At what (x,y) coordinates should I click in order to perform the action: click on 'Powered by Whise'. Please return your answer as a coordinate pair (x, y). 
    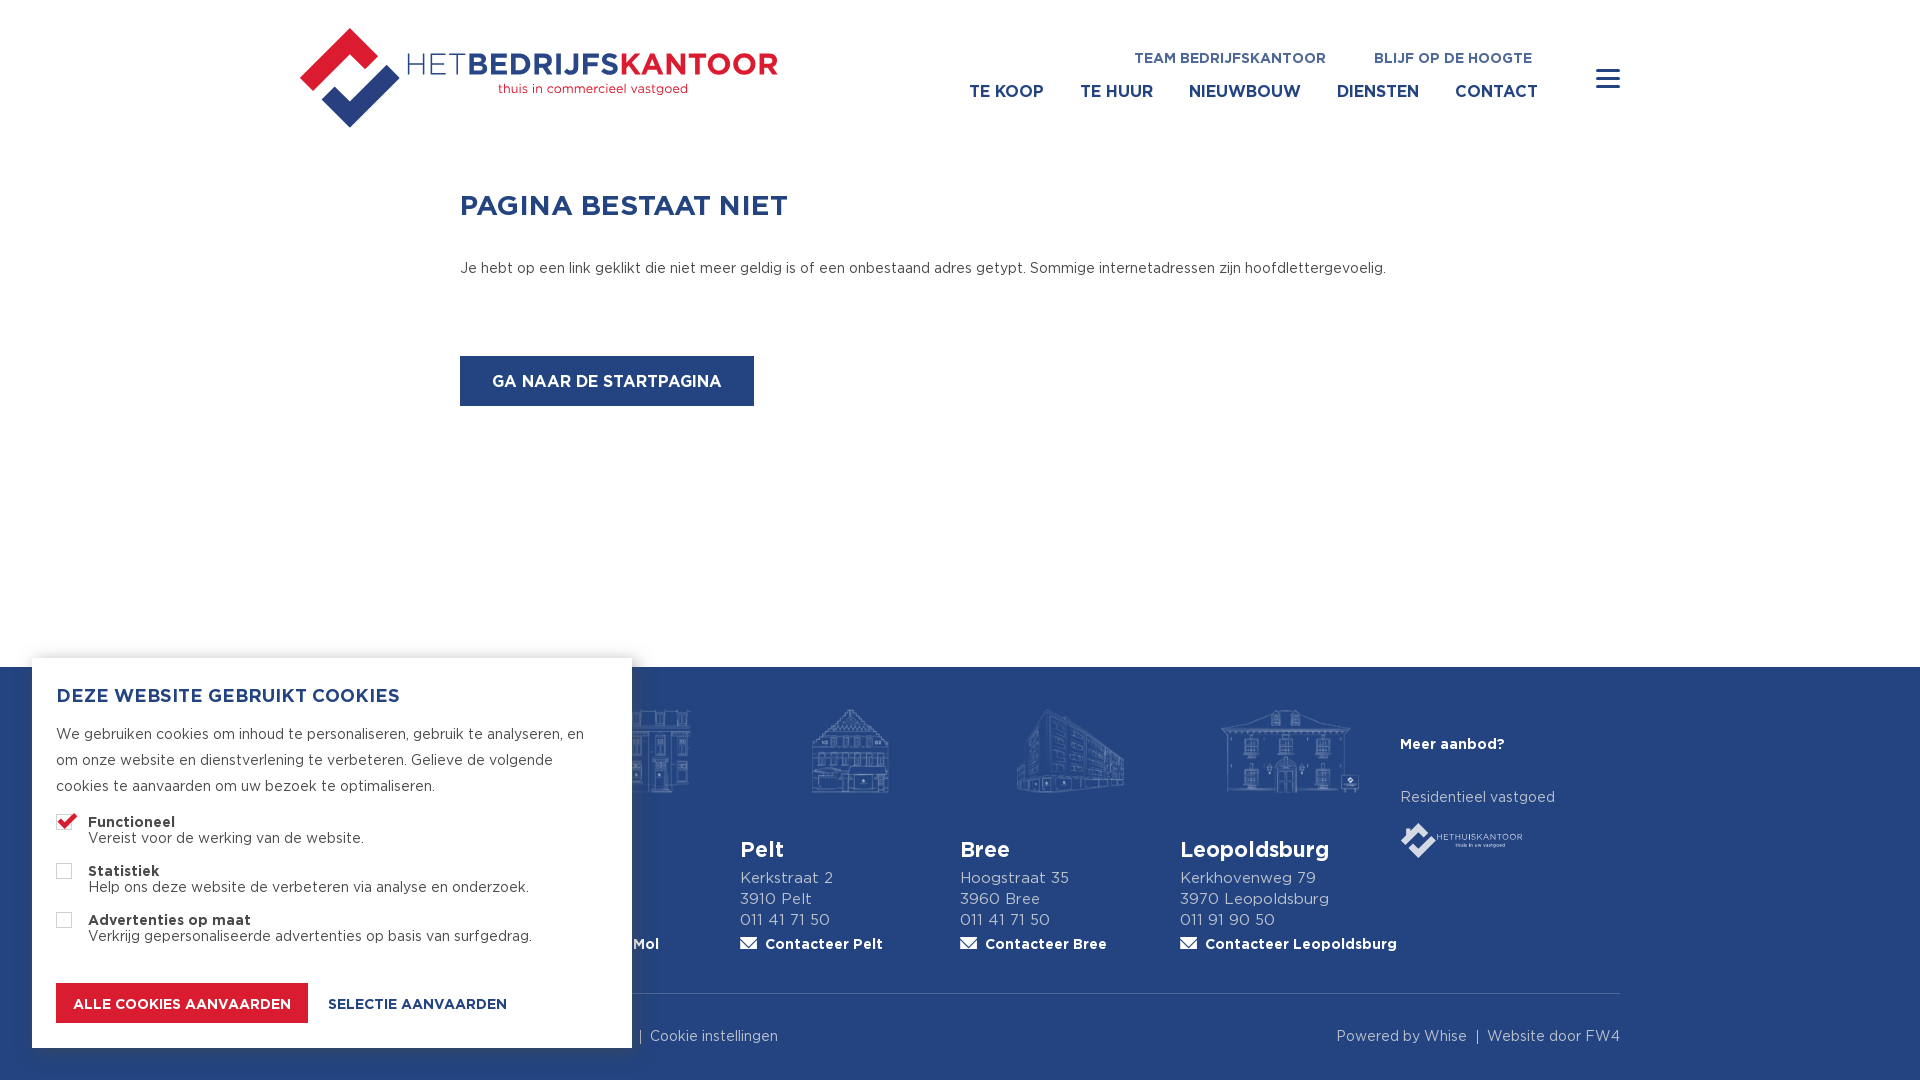
    Looking at the image, I should click on (1400, 1036).